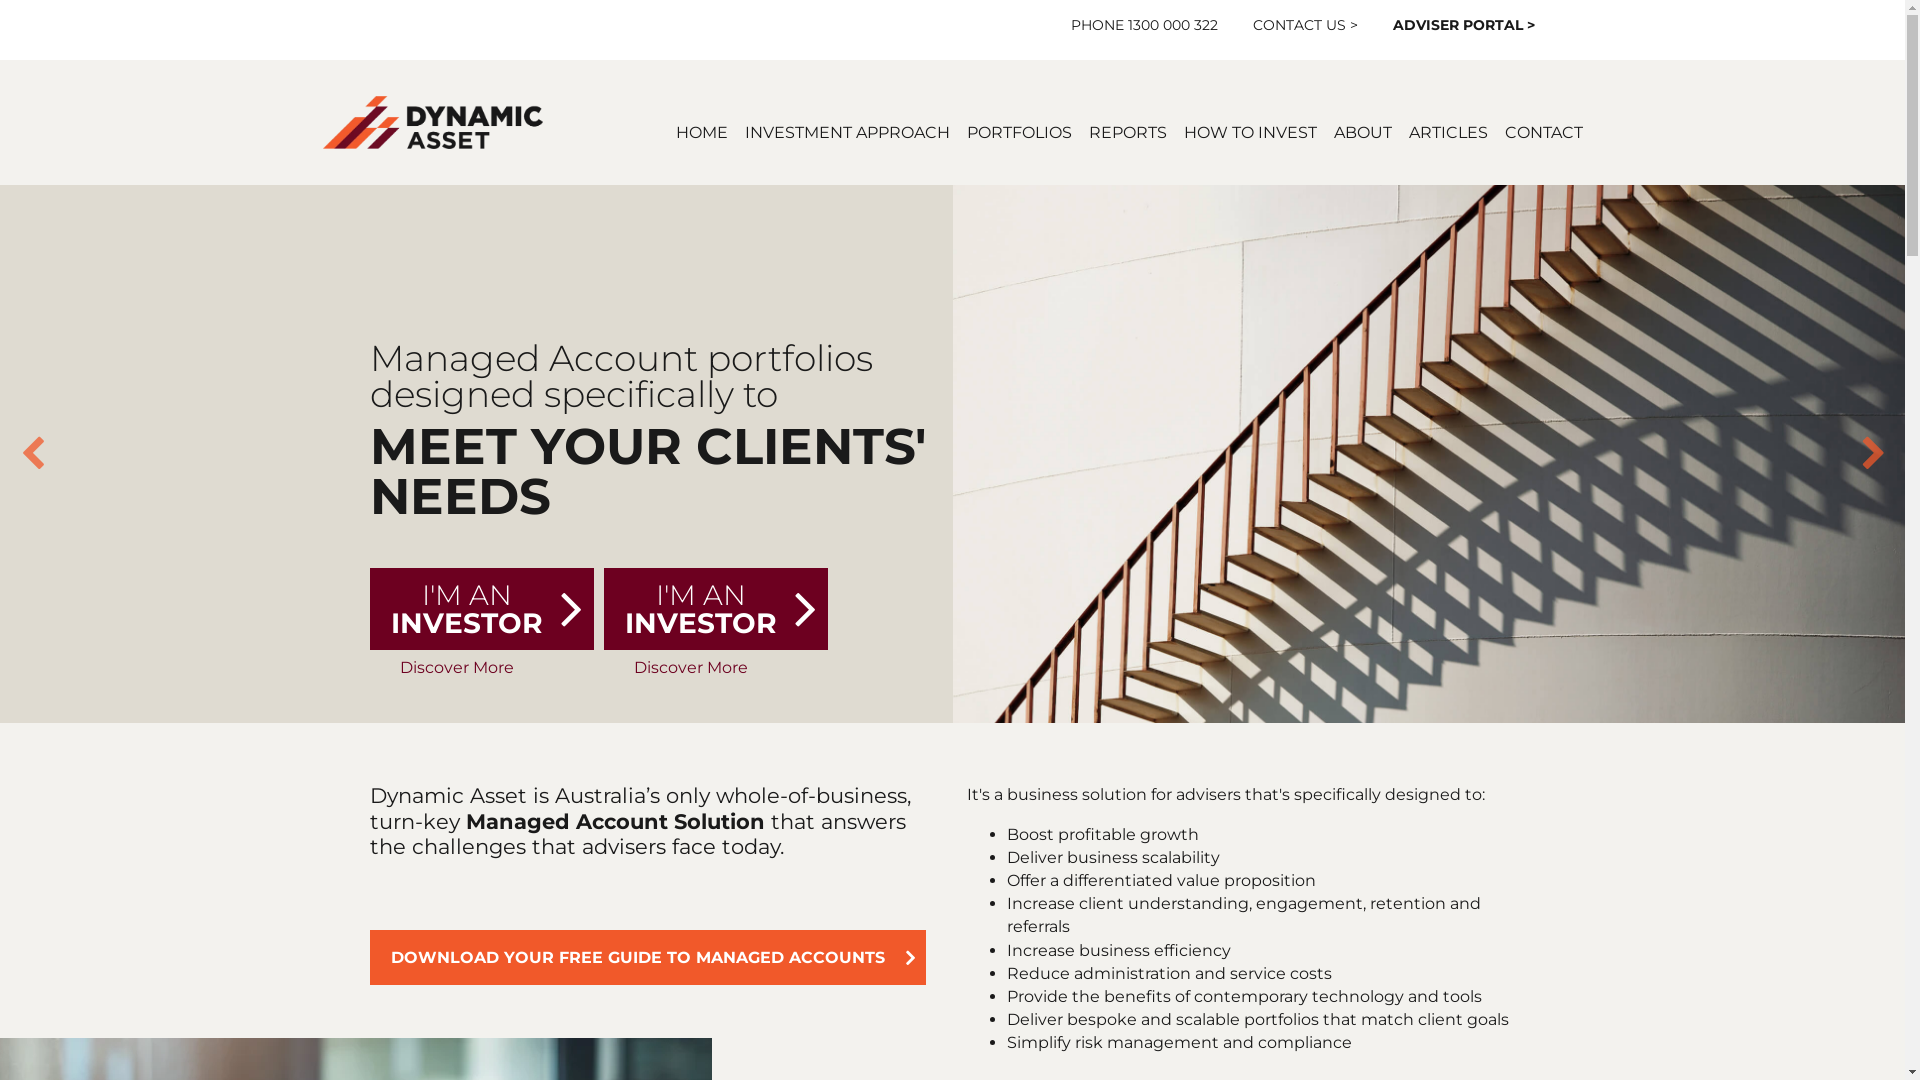 This screenshot has height=1080, width=1920. I want to click on 'Dynamic_Asset', so click(431, 122).